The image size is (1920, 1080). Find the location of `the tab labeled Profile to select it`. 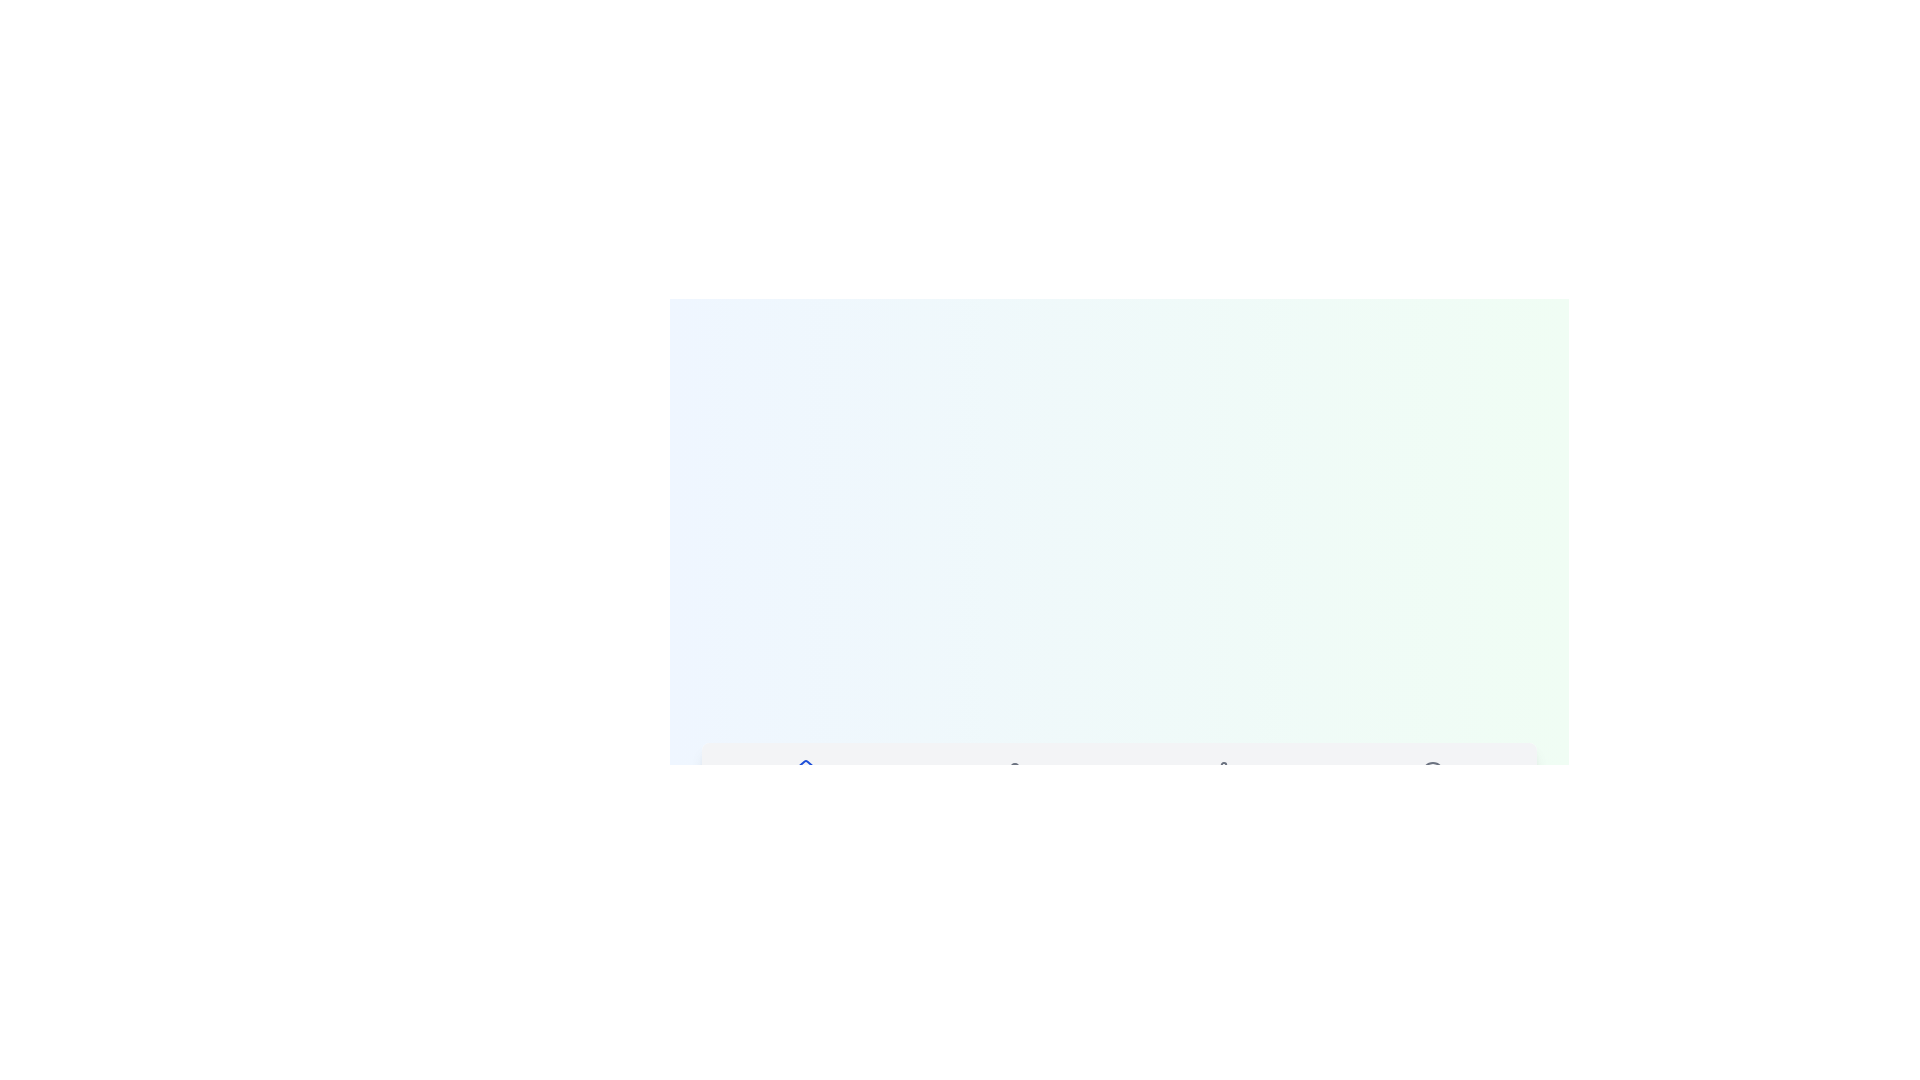

the tab labeled Profile to select it is located at coordinates (1015, 783).